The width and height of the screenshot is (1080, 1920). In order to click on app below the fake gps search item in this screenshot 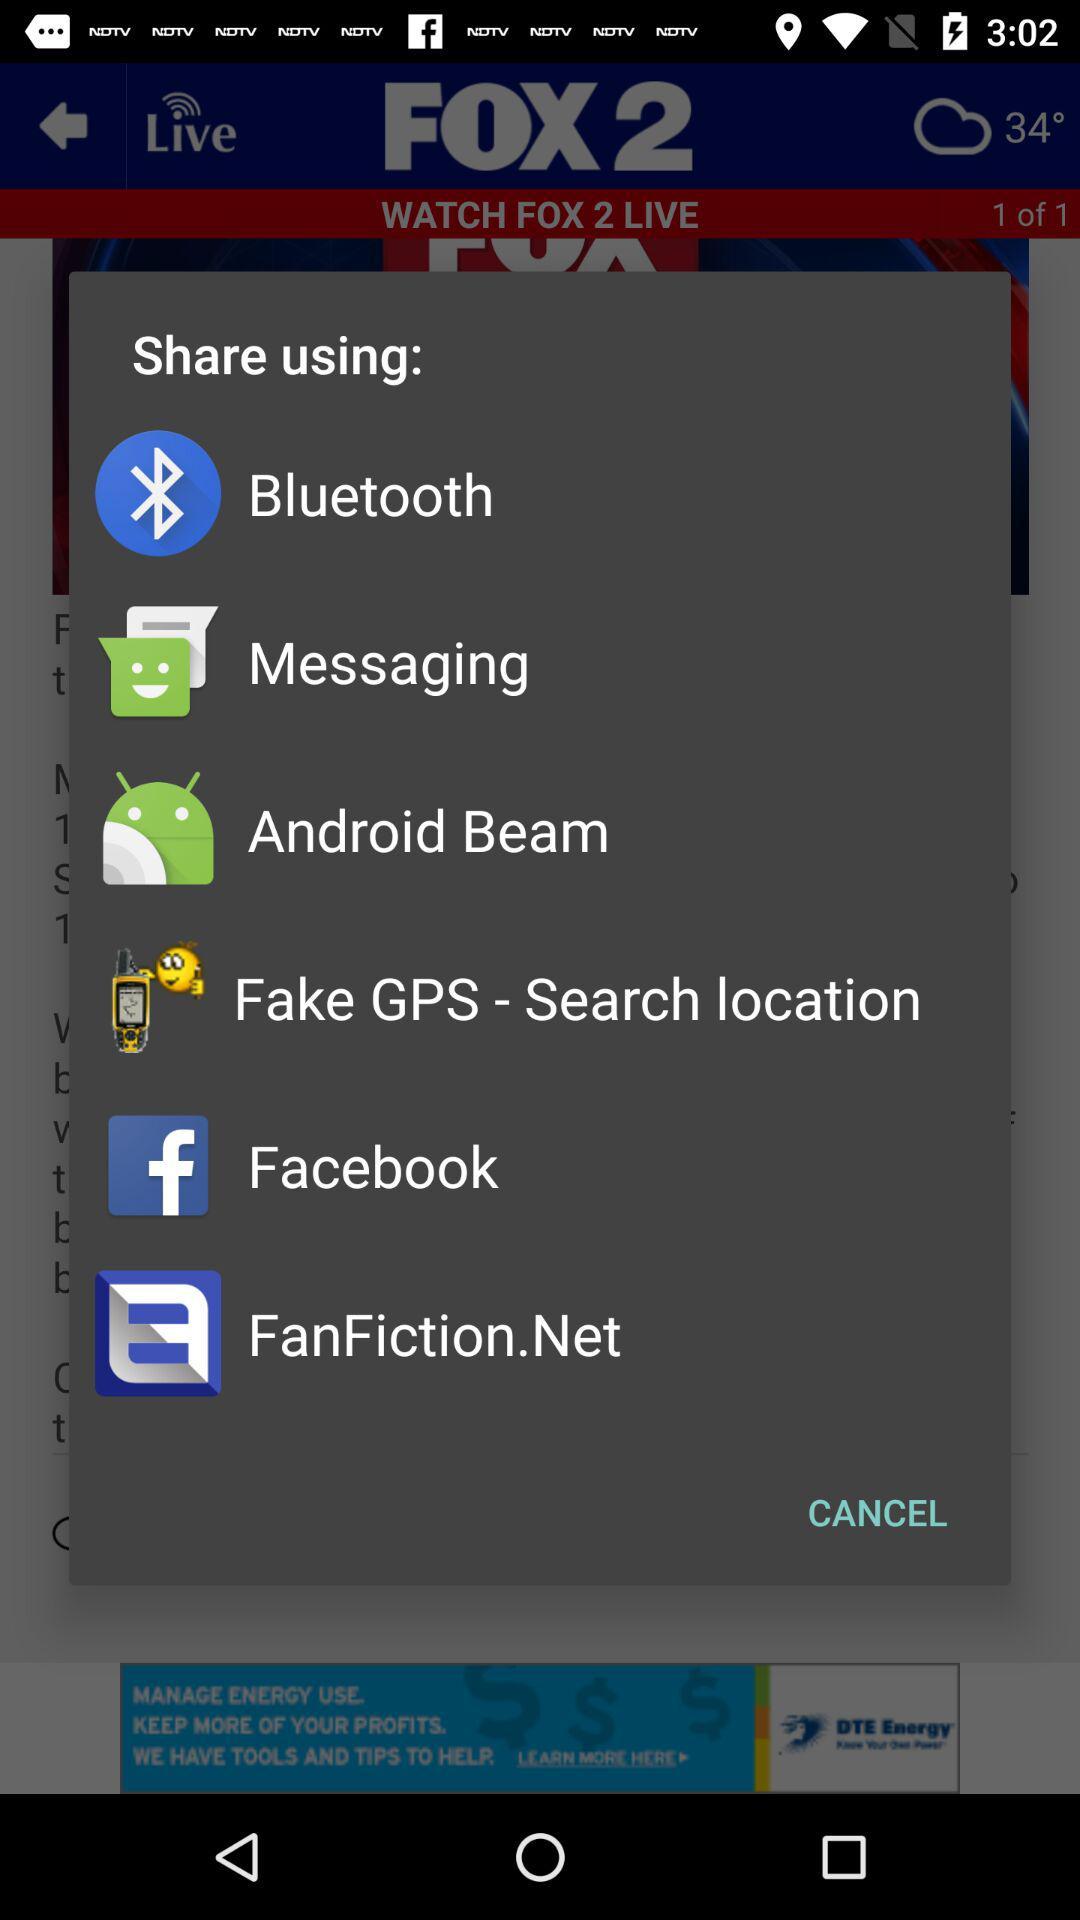, I will do `click(876, 1512)`.